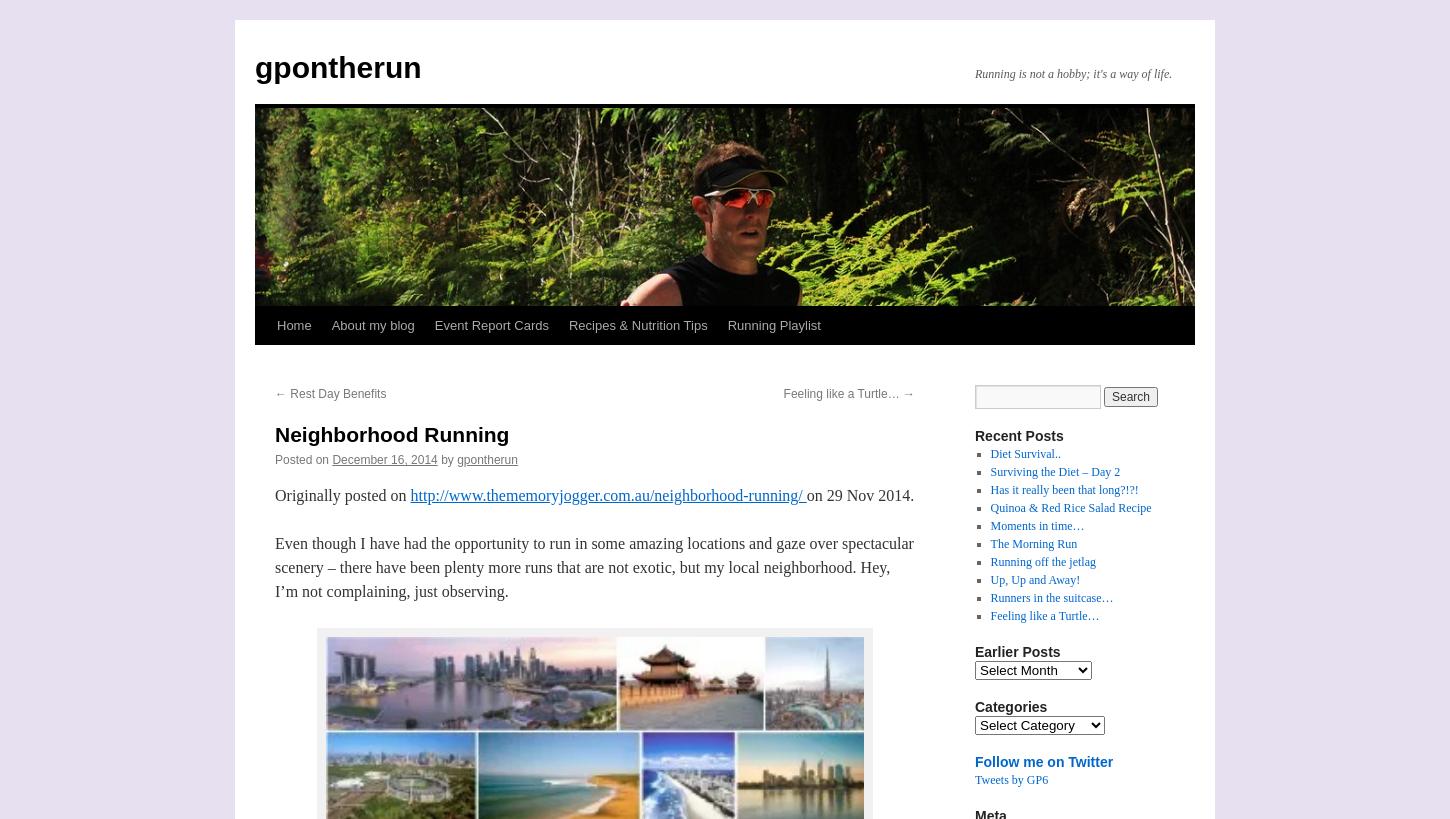  I want to click on 'Moments in time…', so click(1037, 524).